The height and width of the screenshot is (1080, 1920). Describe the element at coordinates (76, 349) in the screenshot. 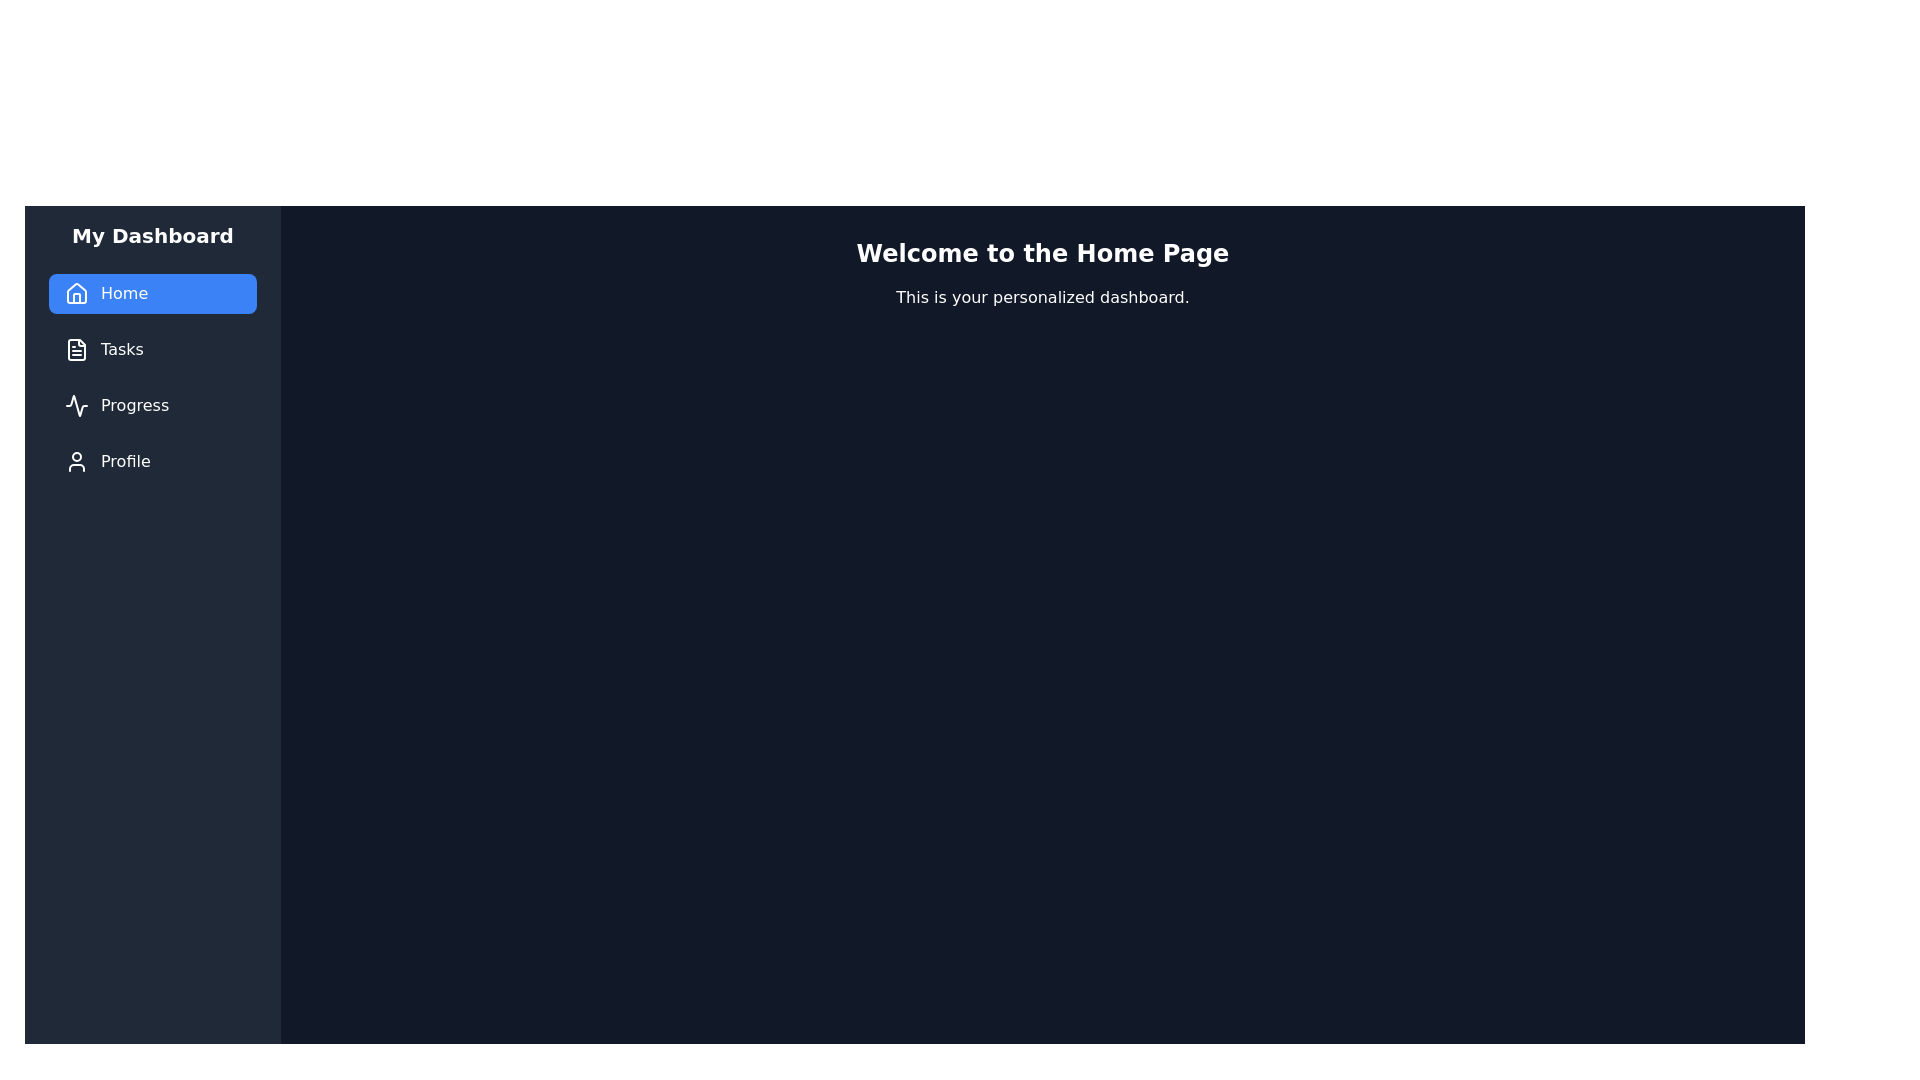

I see `the document icon in the sidebar menu, which is located to the left of the 'Tasks' label` at that location.